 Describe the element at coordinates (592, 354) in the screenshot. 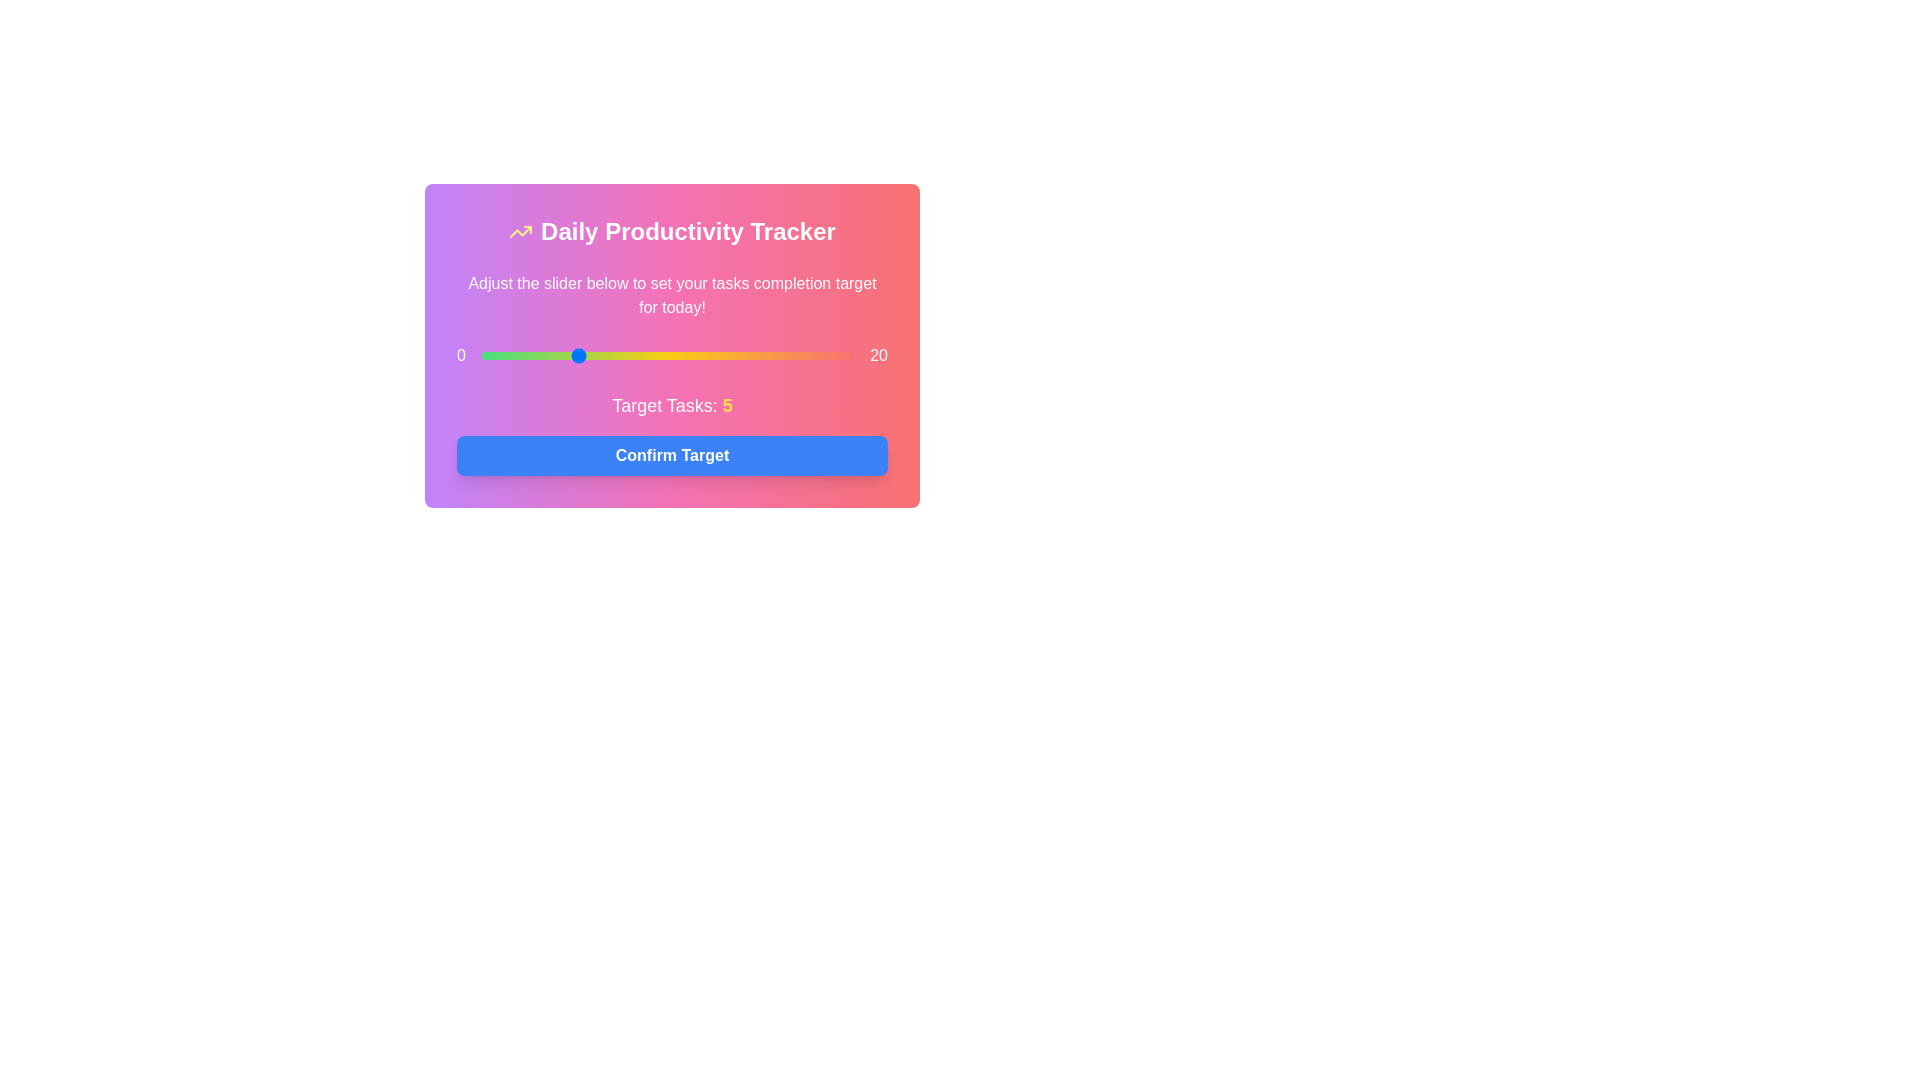

I see `the slider to set the task target to 6` at that location.